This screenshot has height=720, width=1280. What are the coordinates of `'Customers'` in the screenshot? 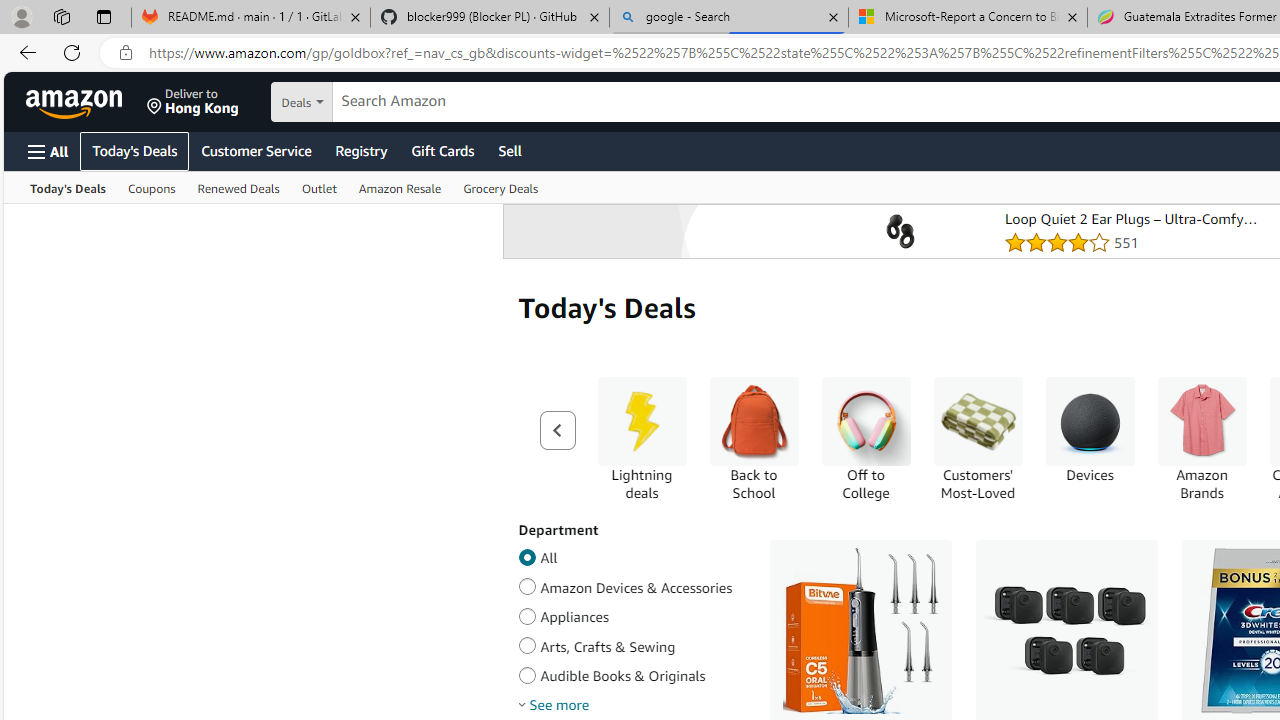 It's located at (977, 438).